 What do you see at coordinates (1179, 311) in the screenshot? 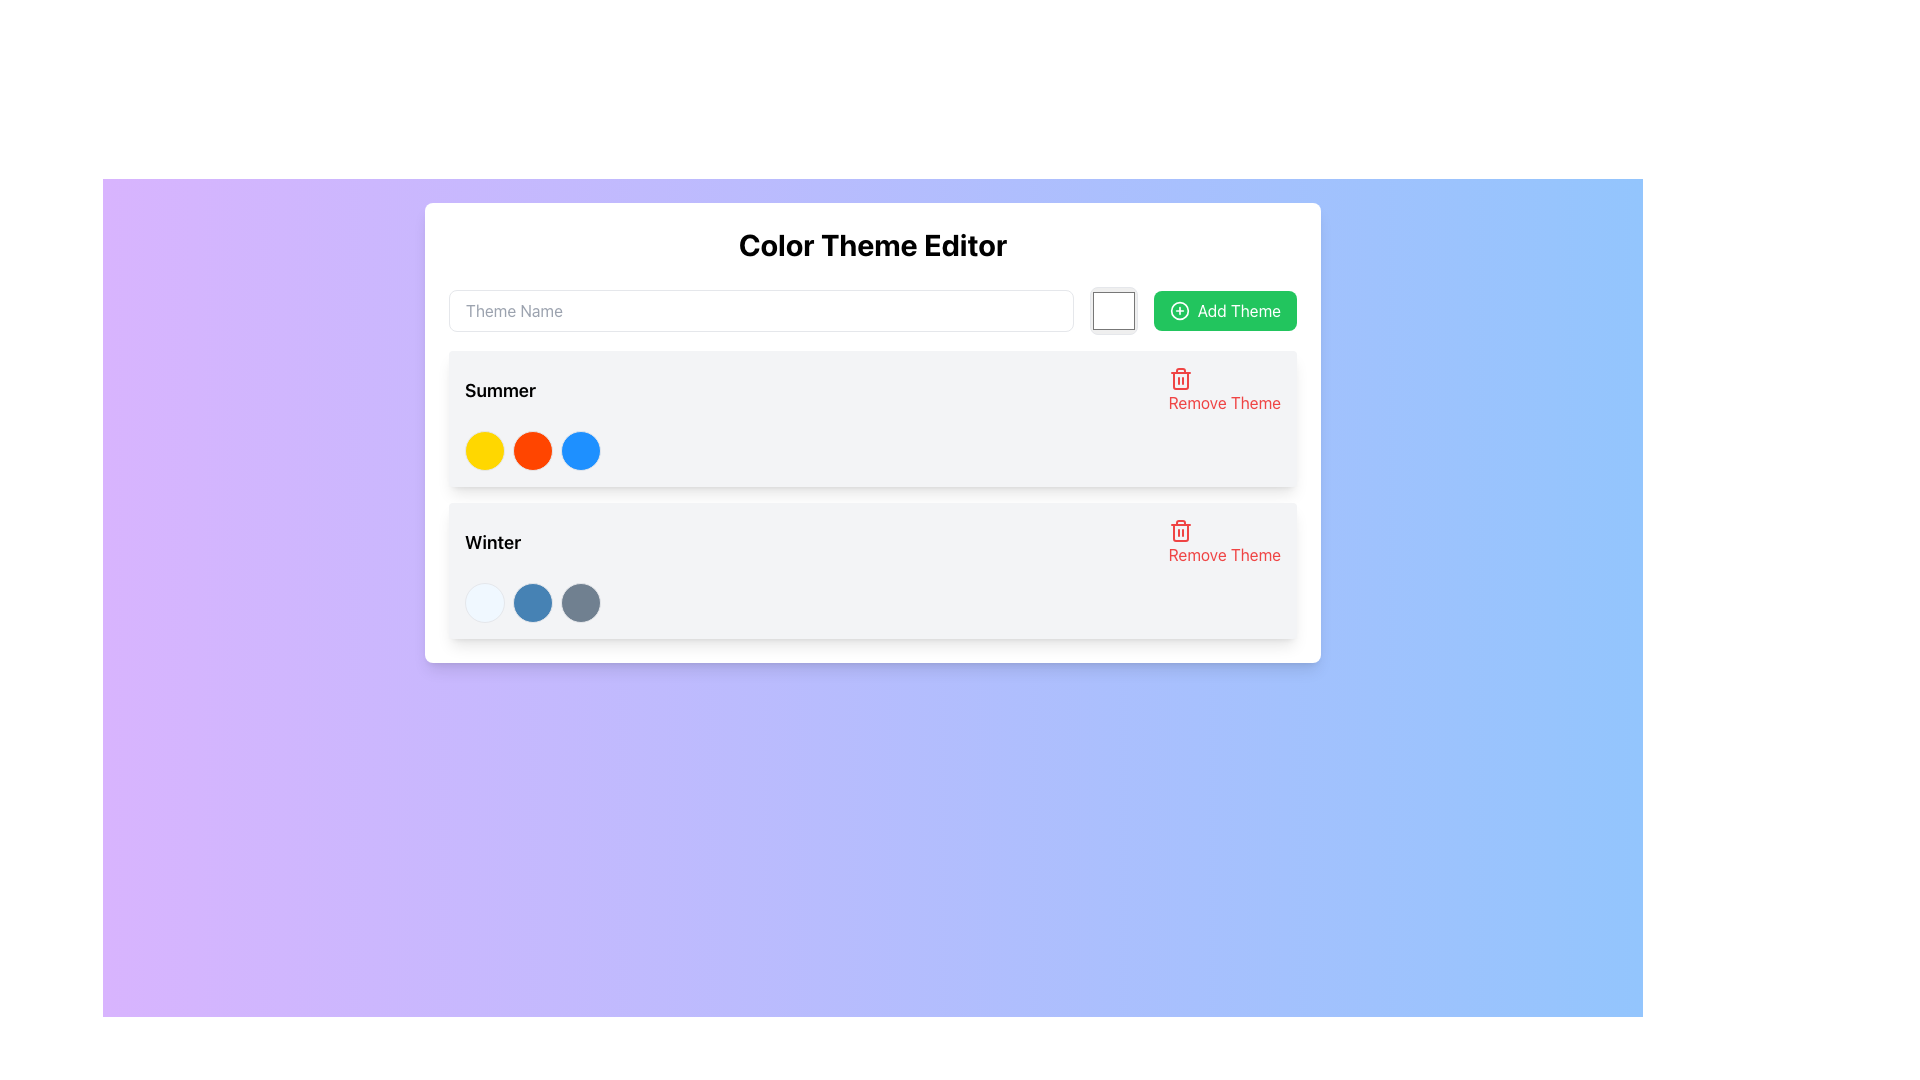
I see `the circular icon that is centered inside the 'Add Theme' button, which is styled in green with white text, located in the upper-right region of the interface` at bounding box center [1179, 311].